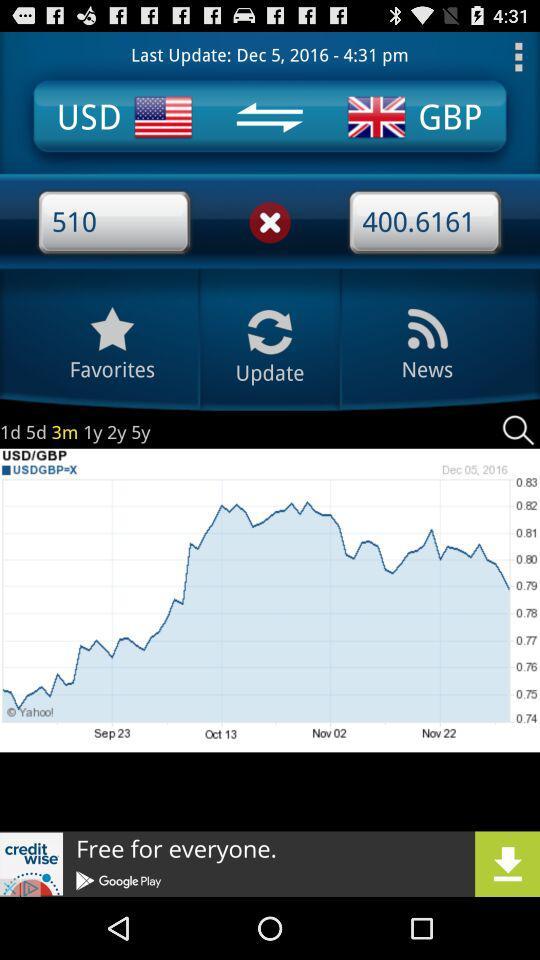  Describe the element at coordinates (269, 117) in the screenshot. I see `this is button for interchange the usd and gbp` at that location.